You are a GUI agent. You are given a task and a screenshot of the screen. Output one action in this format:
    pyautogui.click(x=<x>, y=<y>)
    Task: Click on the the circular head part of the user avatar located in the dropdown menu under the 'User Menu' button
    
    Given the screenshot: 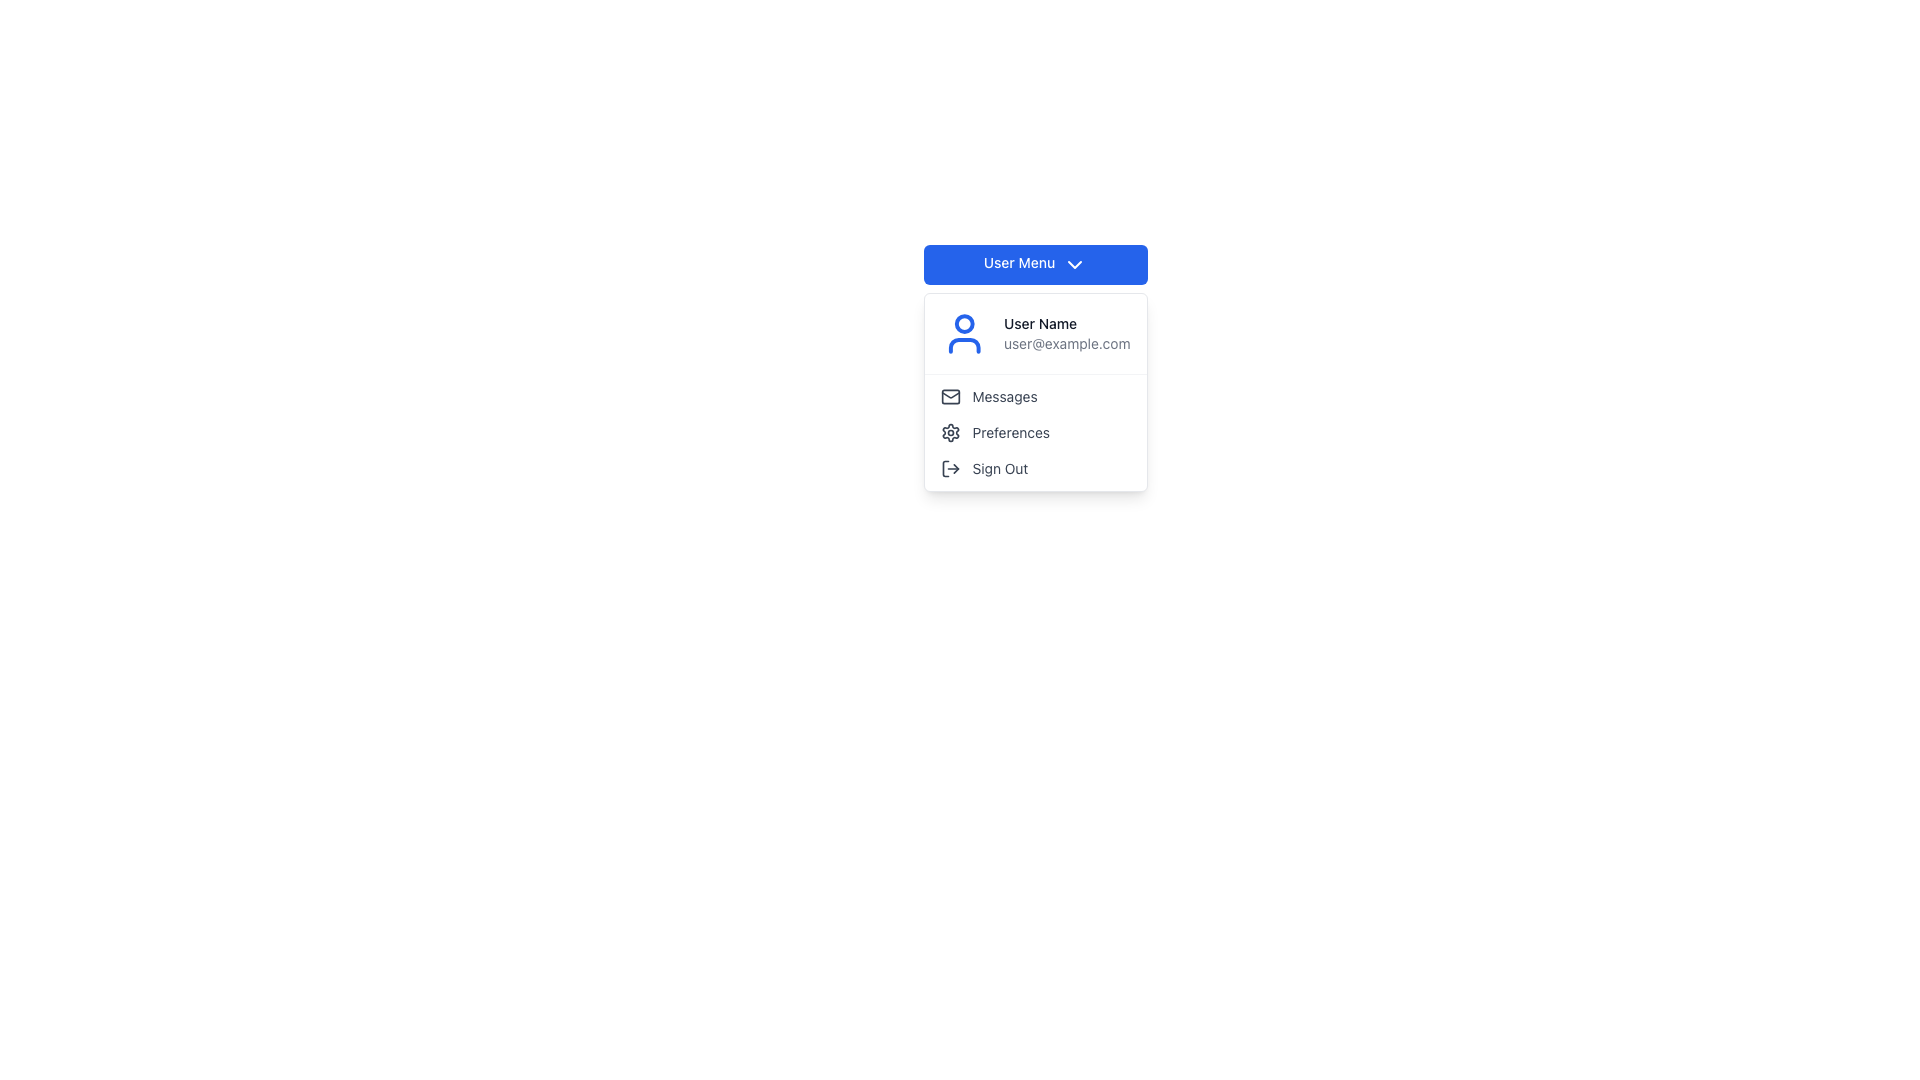 What is the action you would take?
    pyautogui.click(x=964, y=323)
    